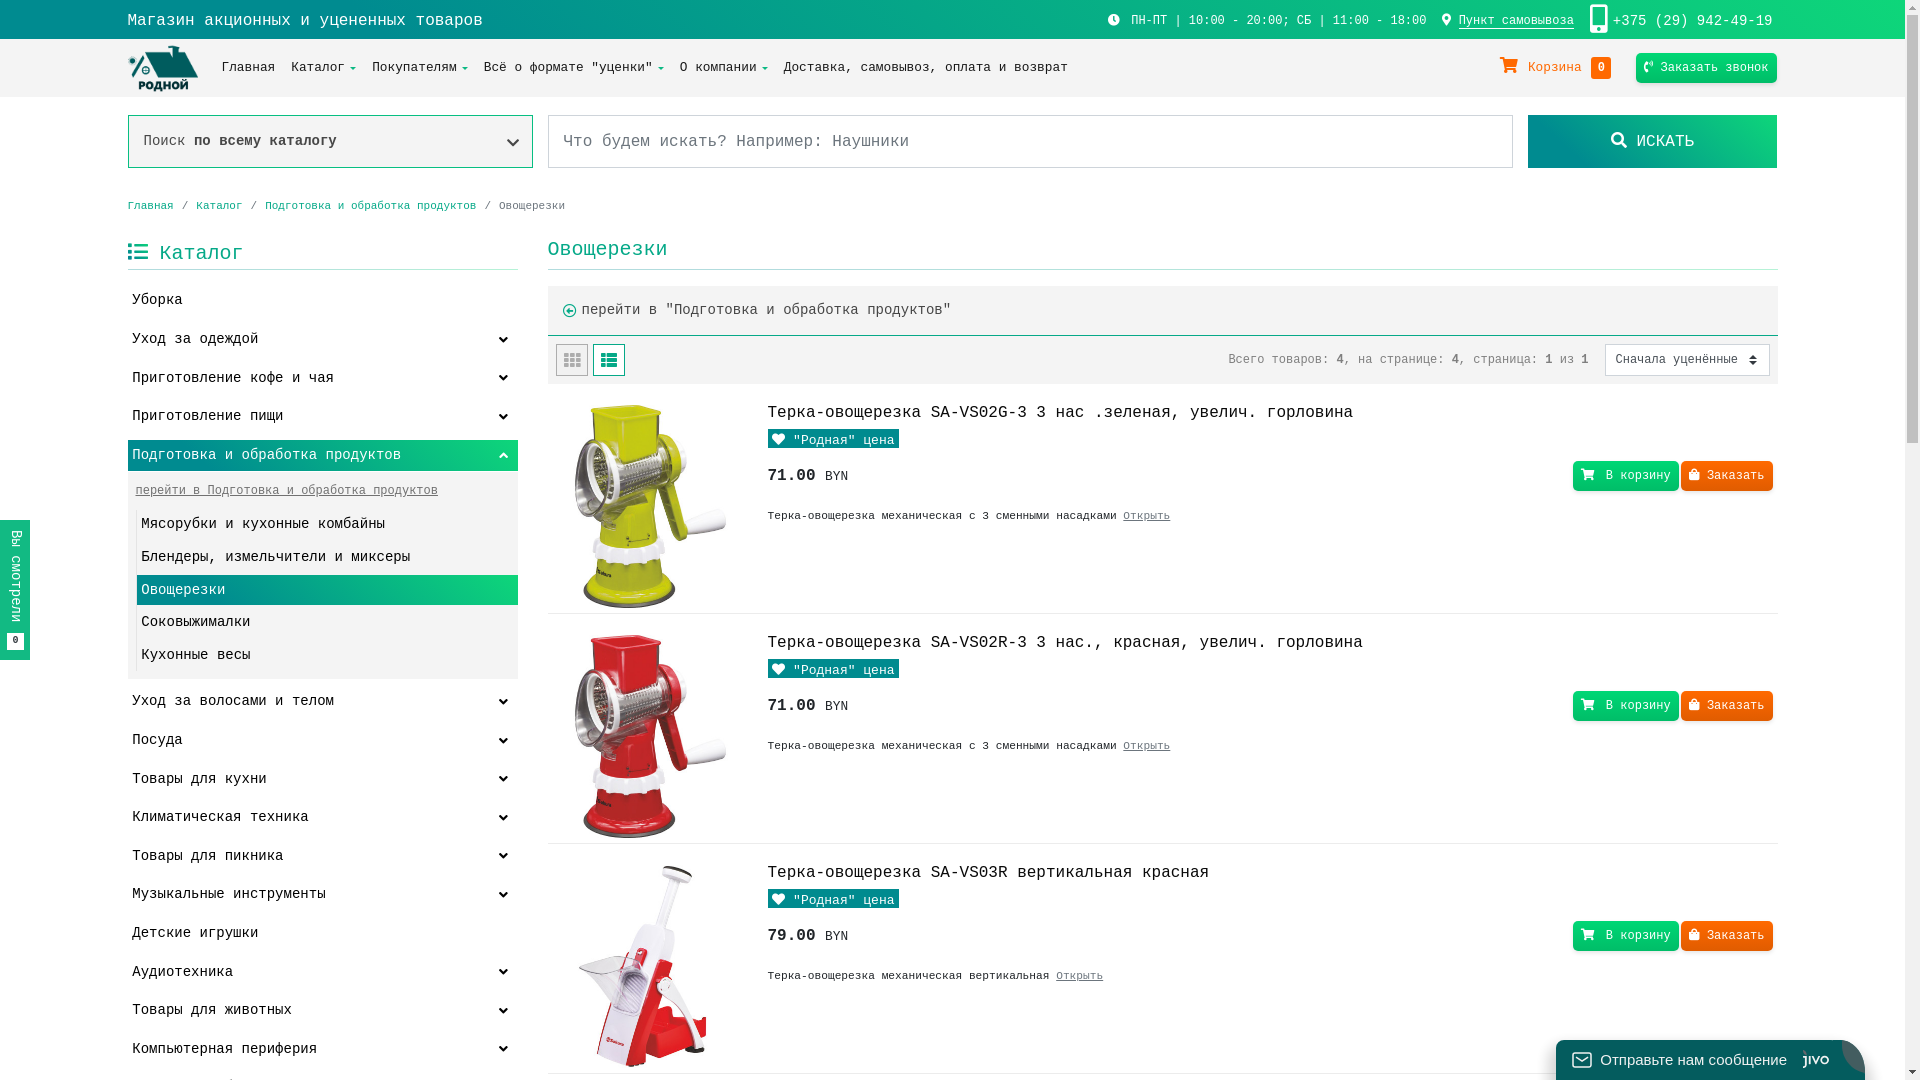 The height and width of the screenshot is (1080, 1920). I want to click on 'Rodnoy.by', so click(163, 67).